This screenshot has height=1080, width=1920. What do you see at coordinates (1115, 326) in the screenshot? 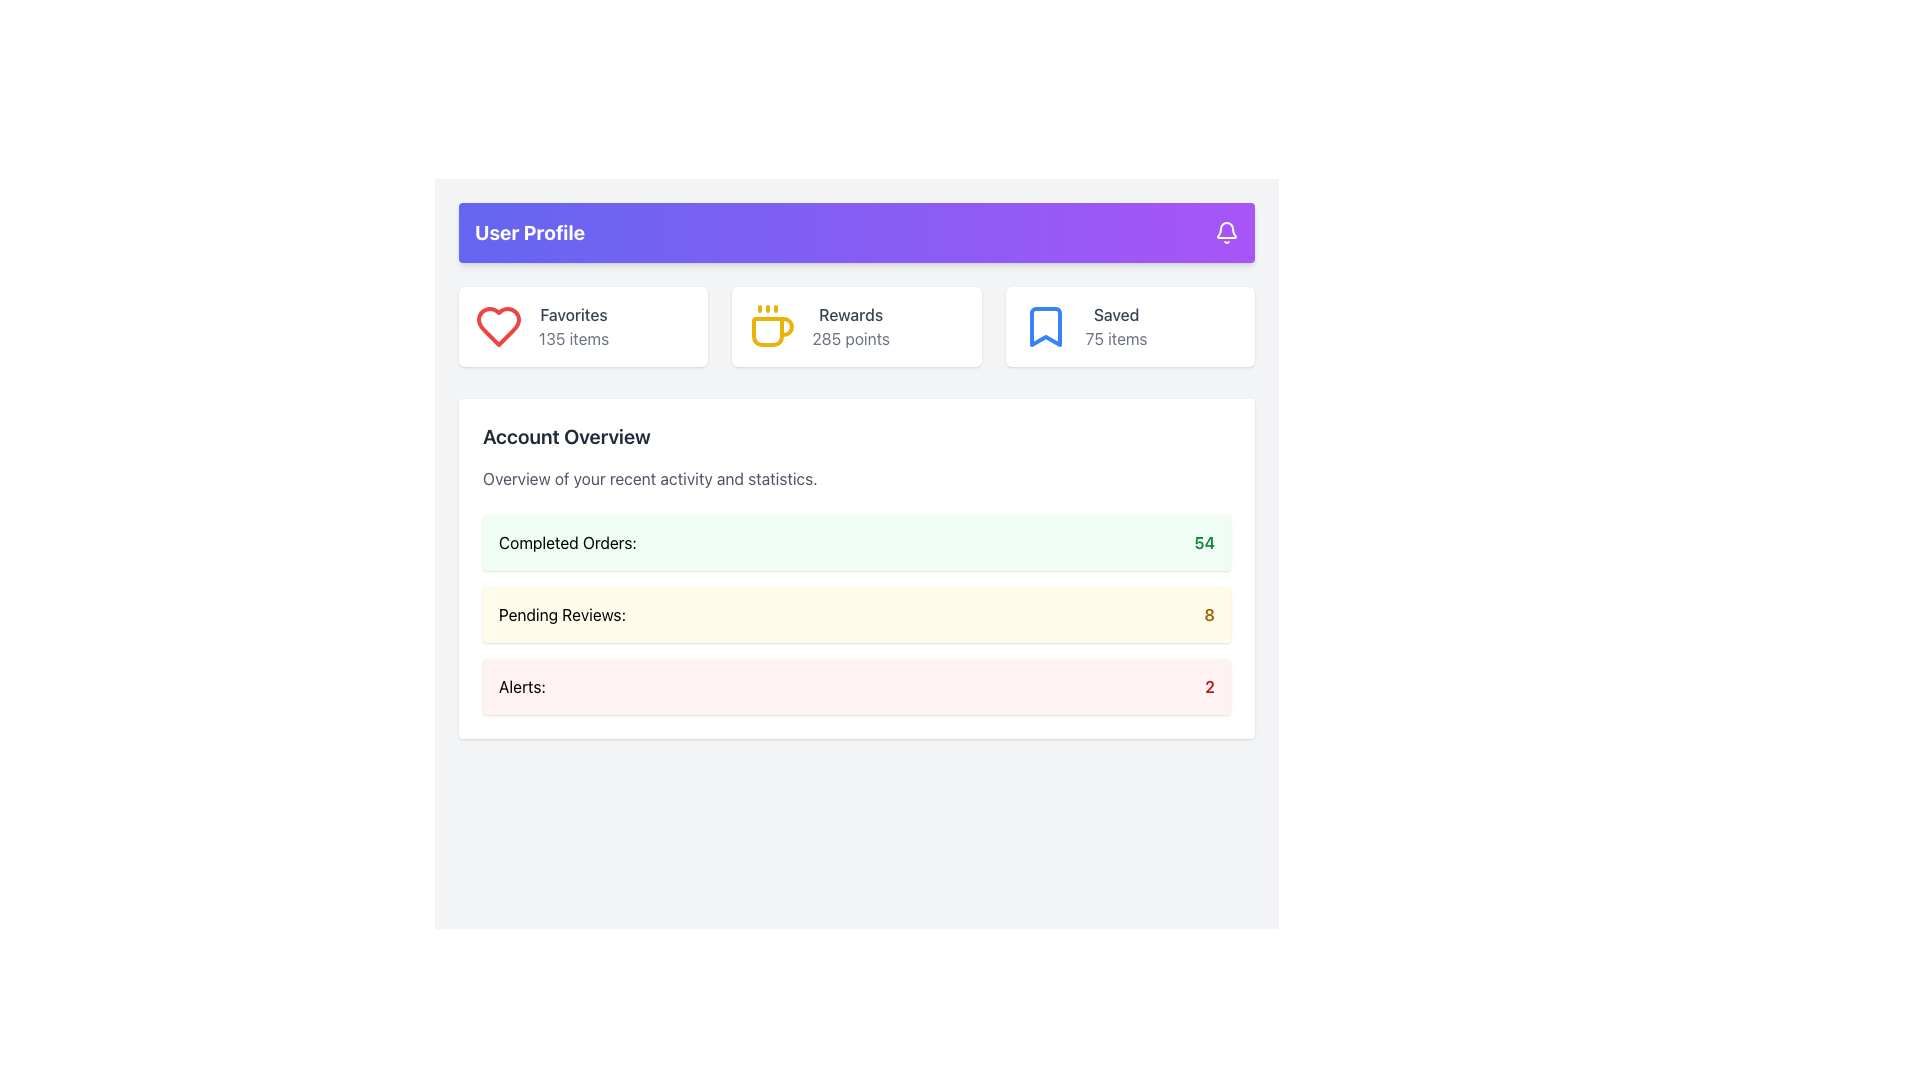
I see `the Text Display Component that shows 'Saved' and '75 items', located in the upper right corner of the interface among square buttons` at bounding box center [1115, 326].